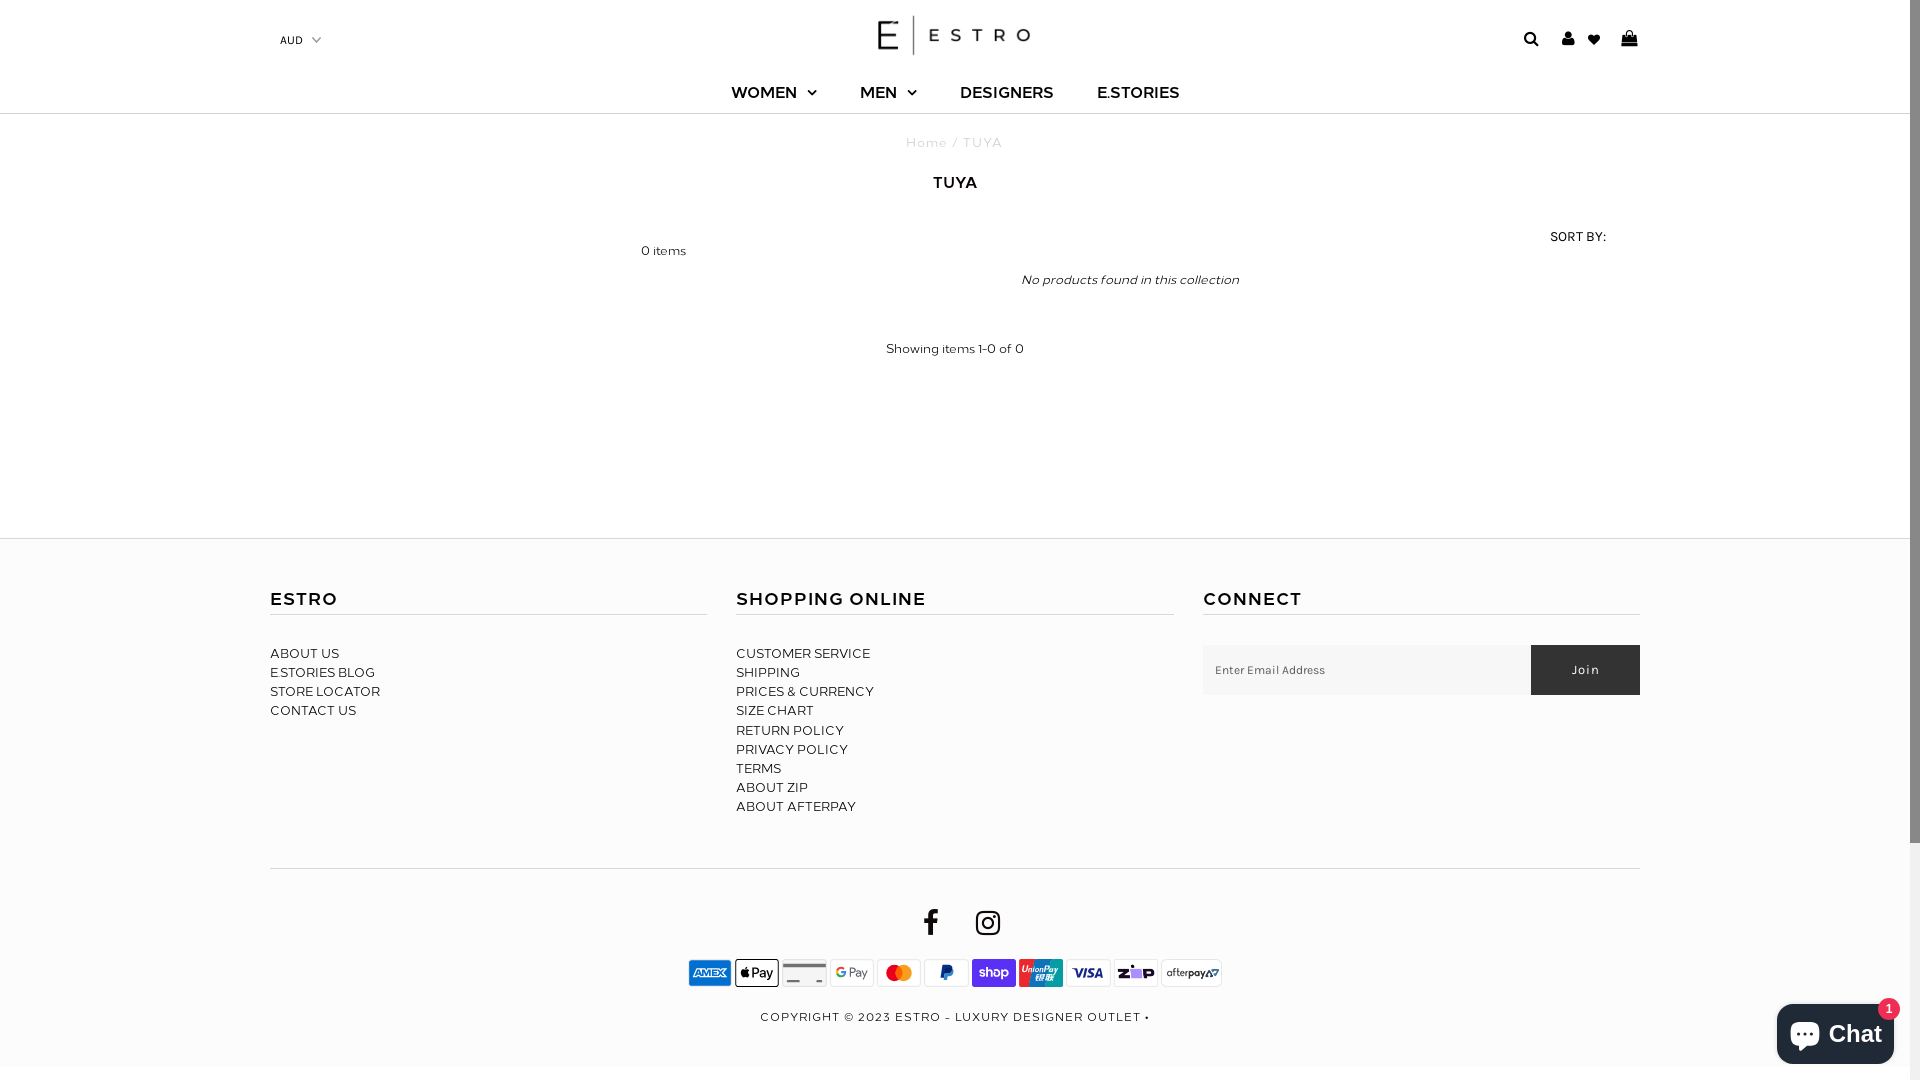 Image resolution: width=1920 pixels, height=1080 pixels. I want to click on 'MEN', so click(887, 92).